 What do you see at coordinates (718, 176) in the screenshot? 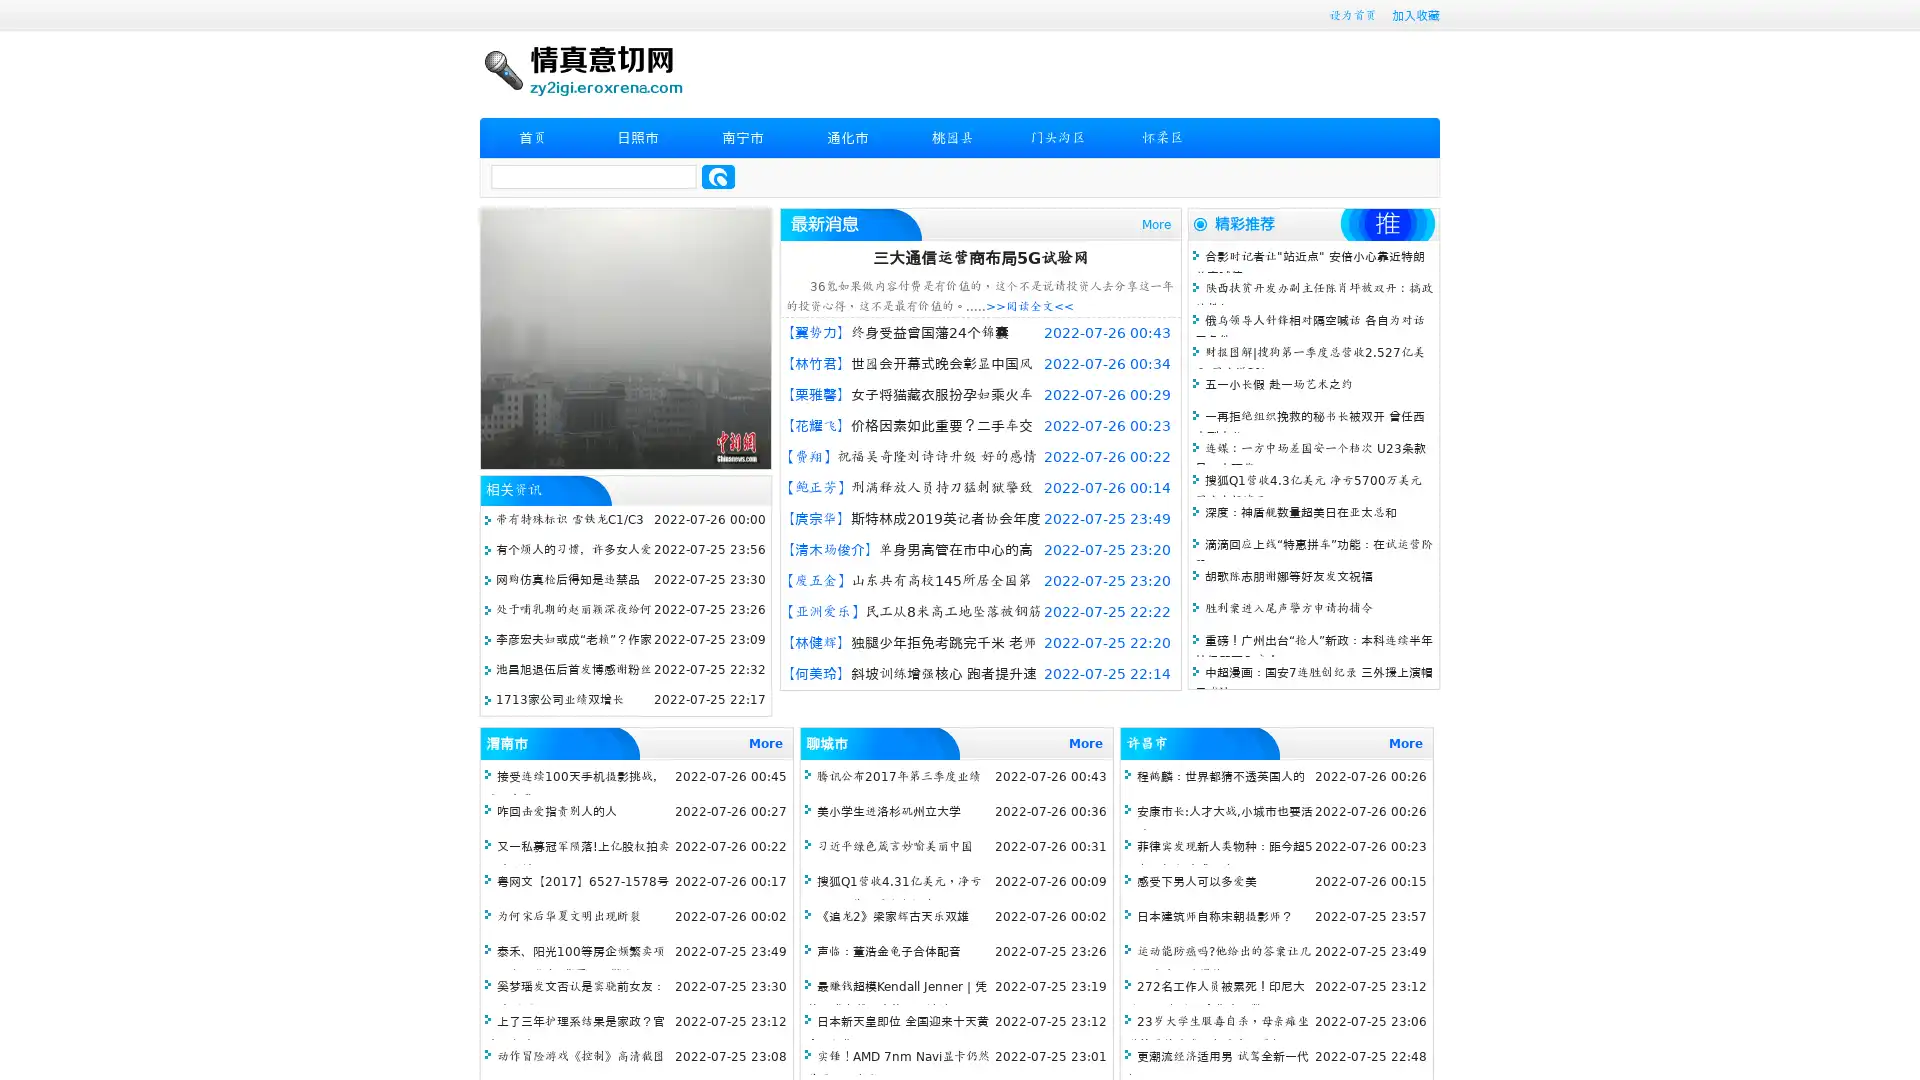
I see `Search` at bounding box center [718, 176].